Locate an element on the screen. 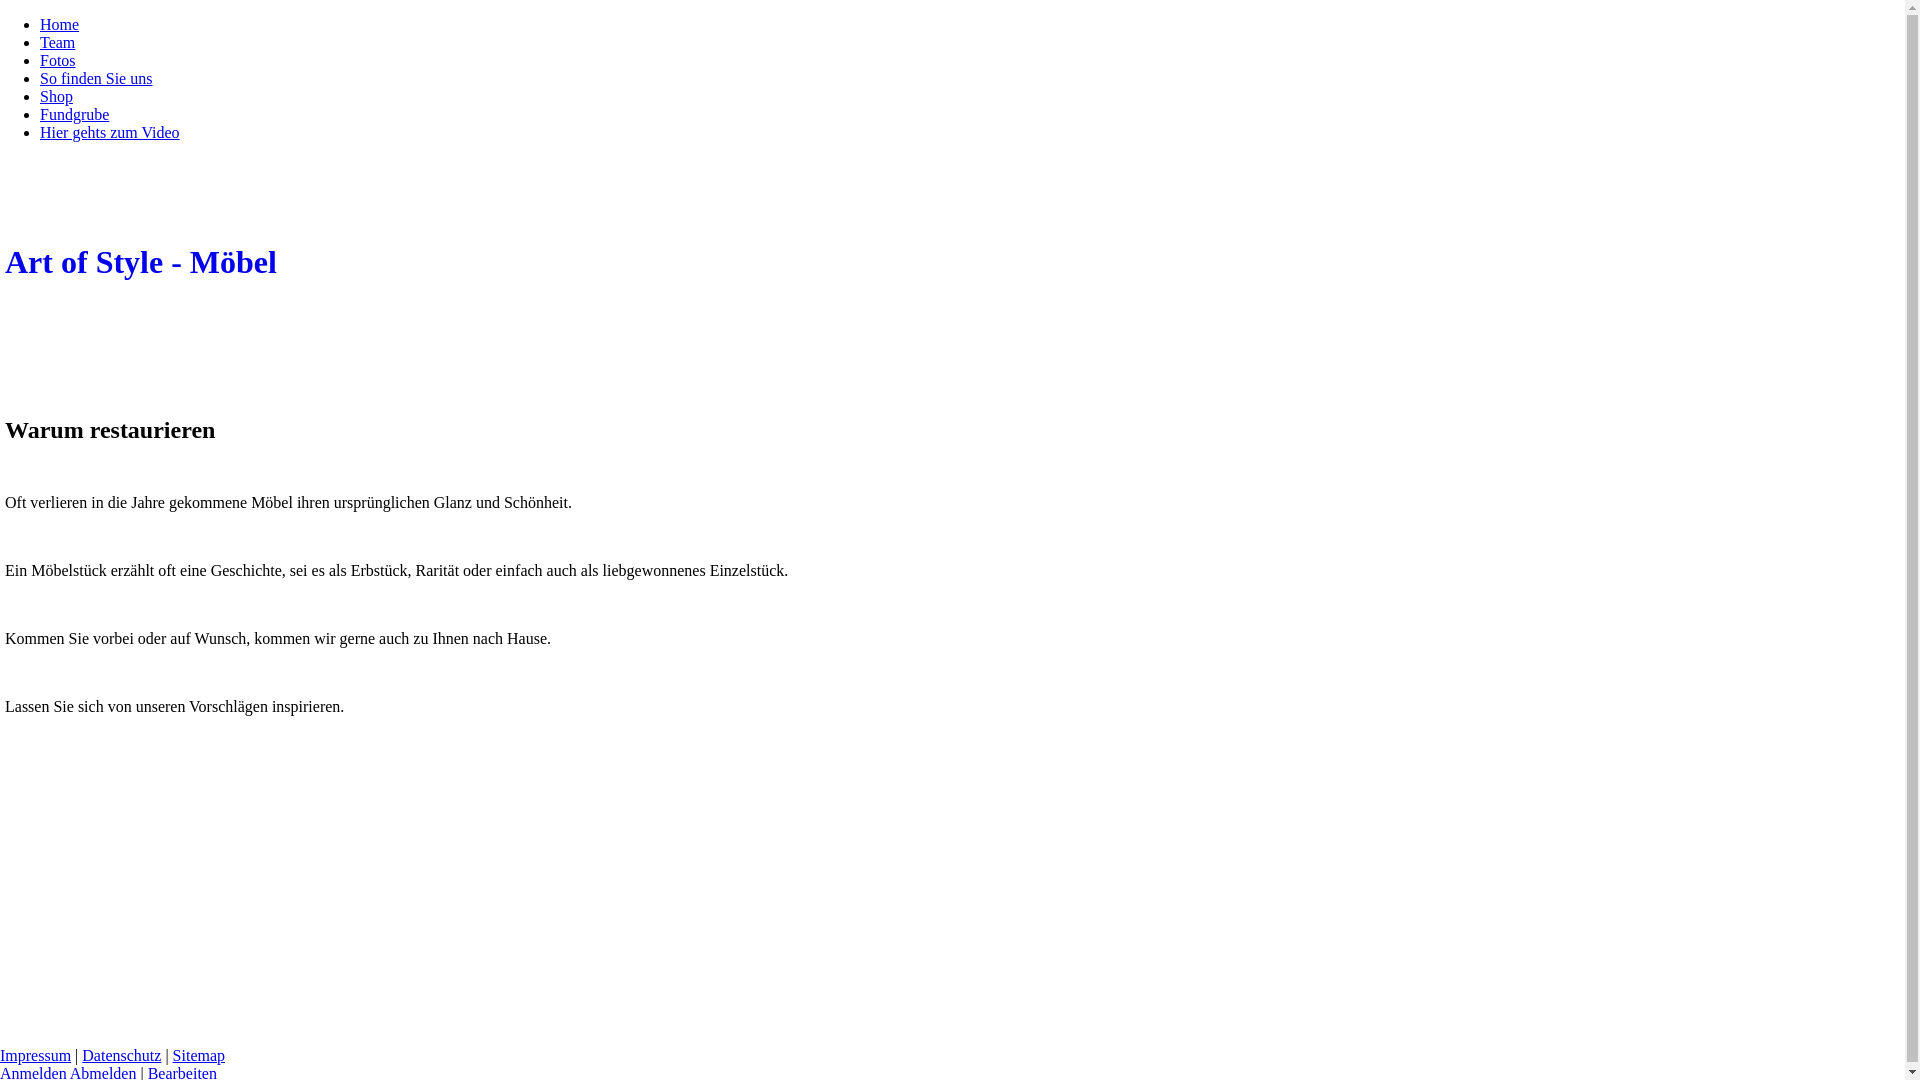  'Hier gehts zum Video' is located at coordinates (109, 132).